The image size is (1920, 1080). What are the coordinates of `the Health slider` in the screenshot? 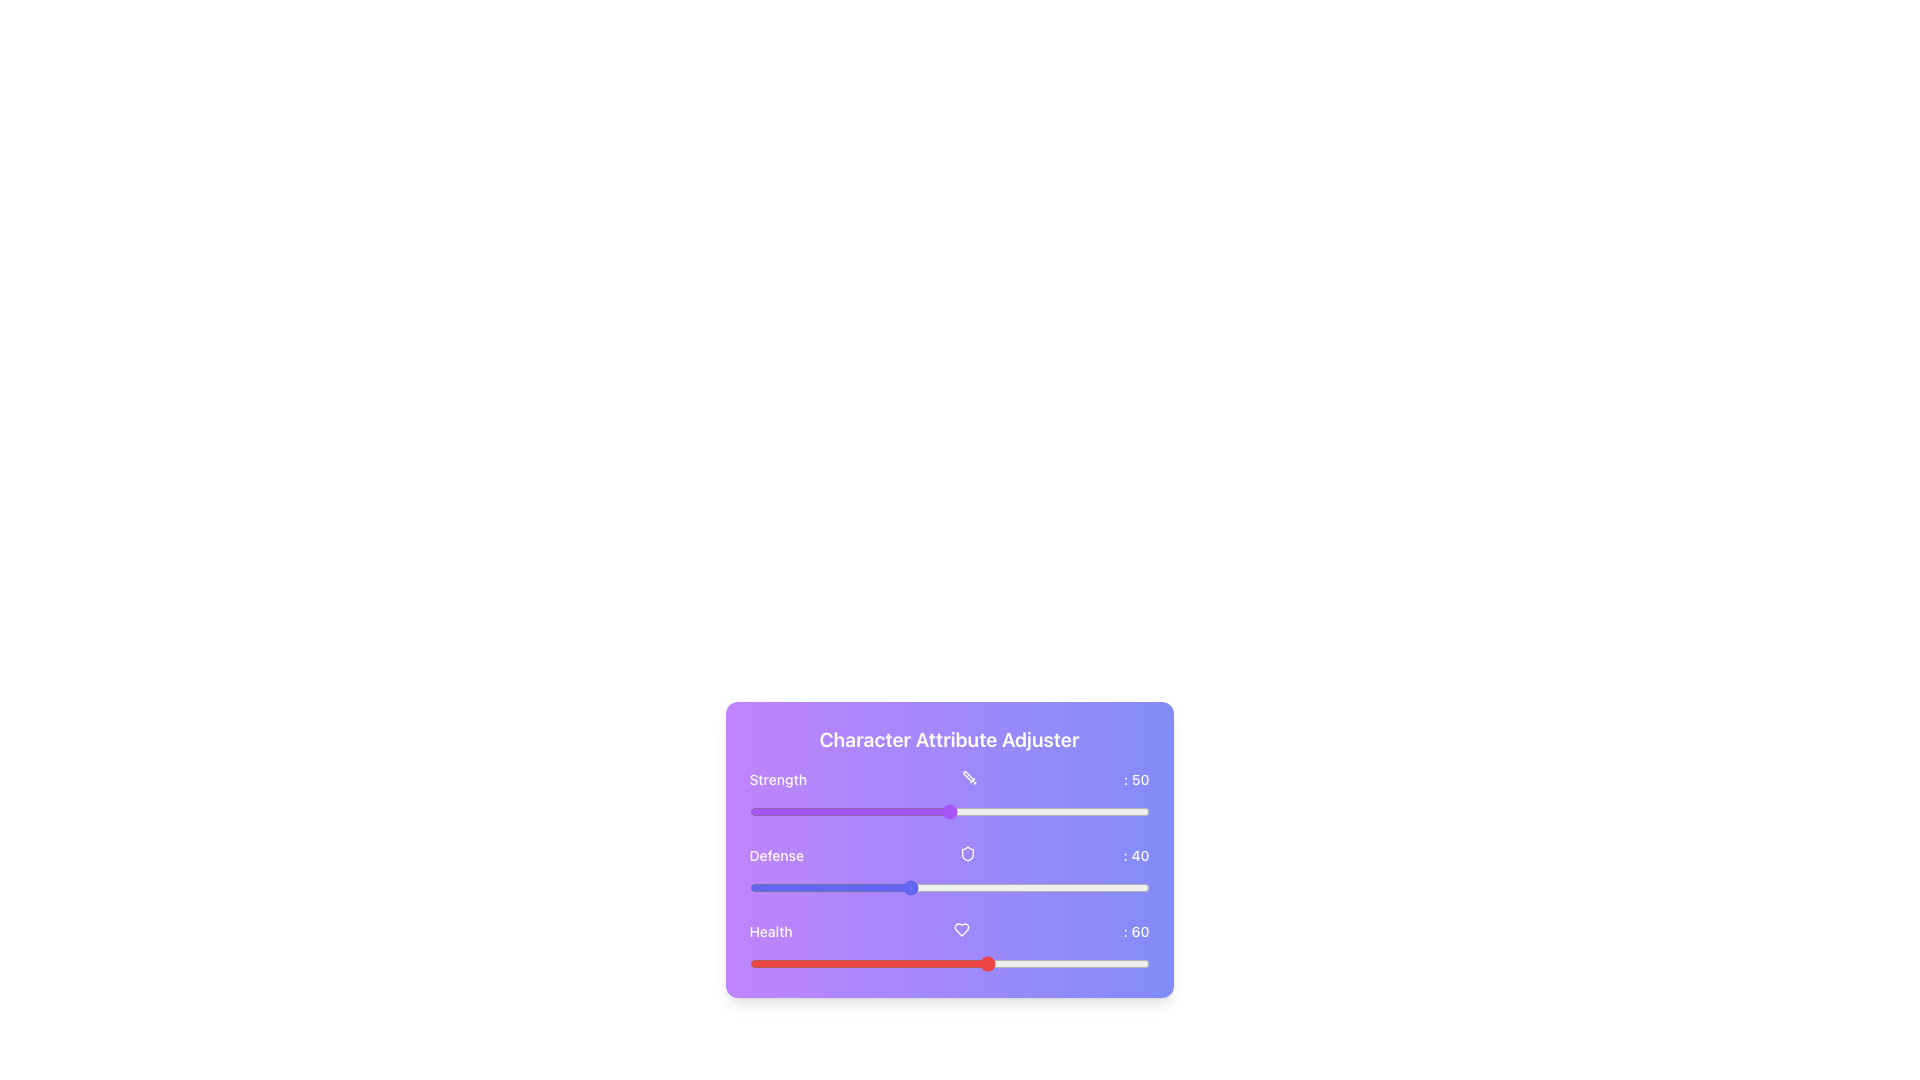 It's located at (985, 963).